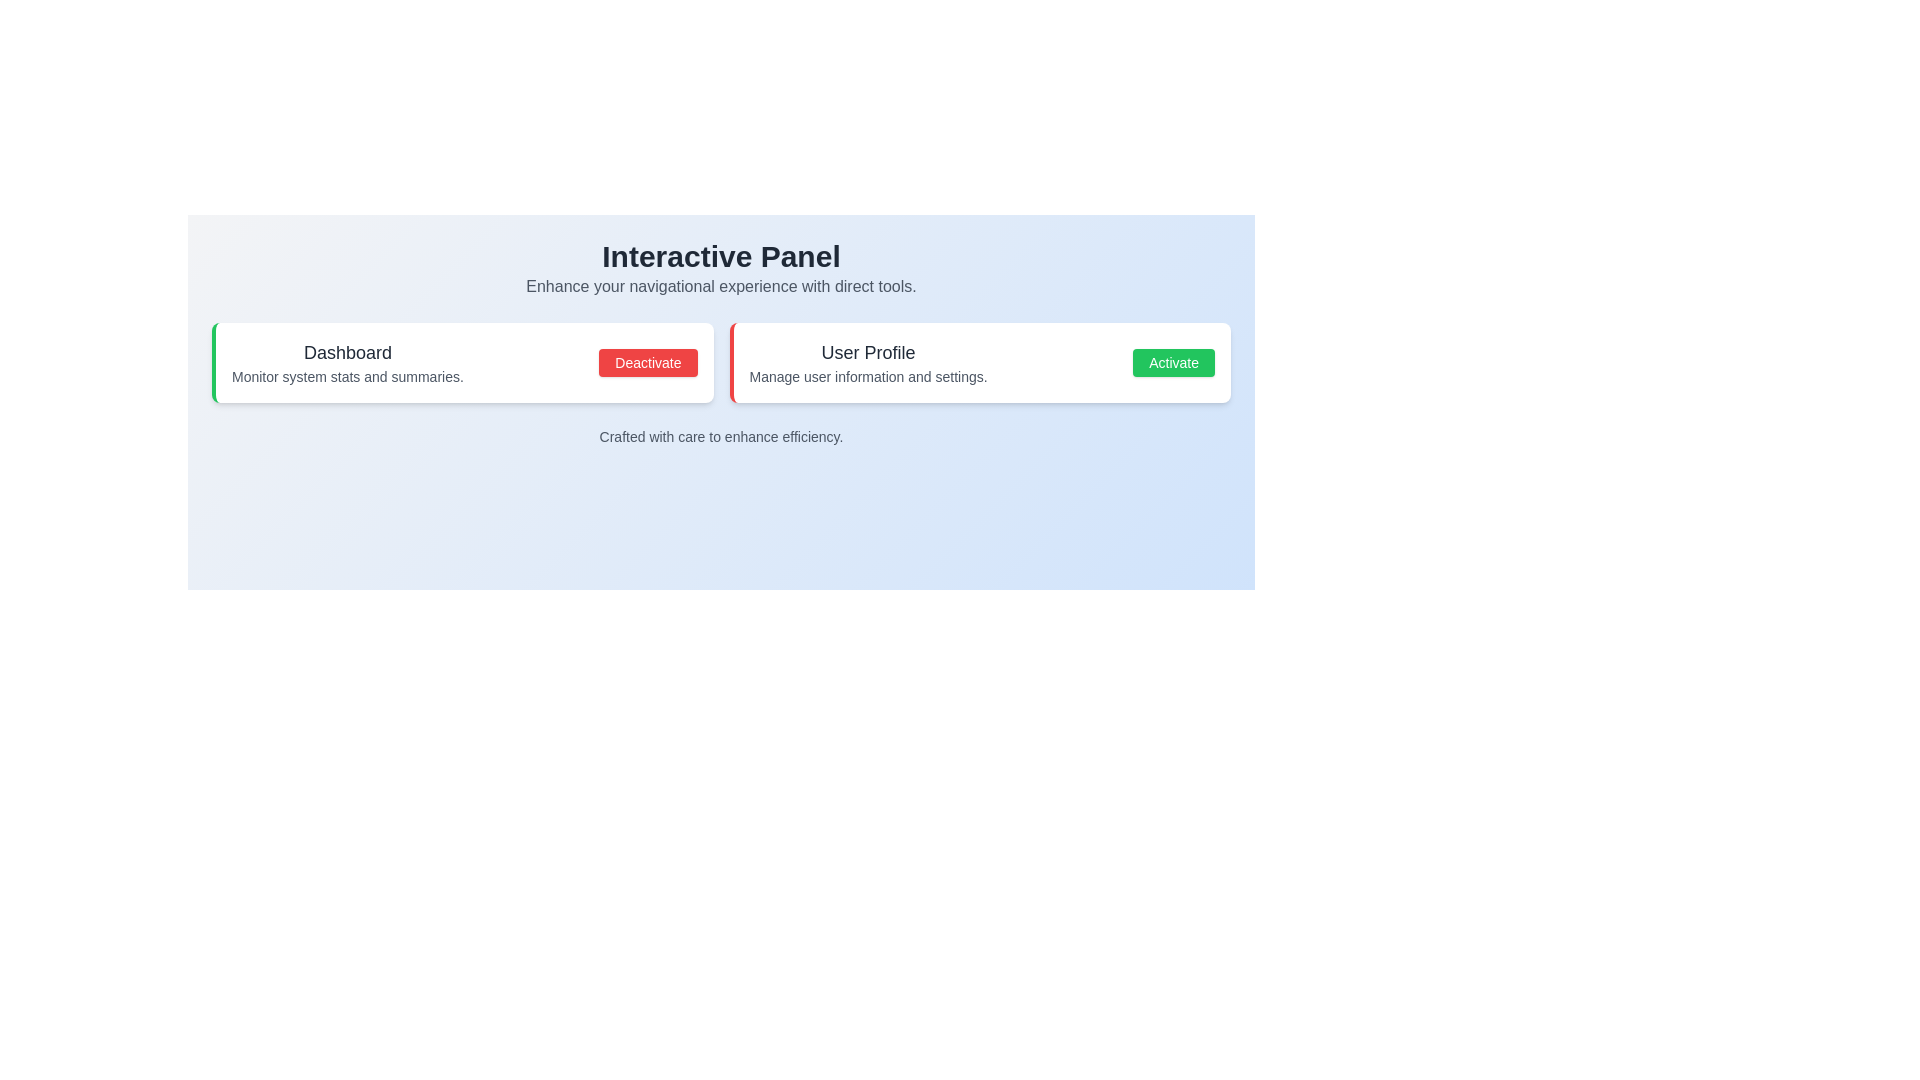  Describe the element at coordinates (720, 256) in the screenshot. I see `the prominent textual header labeled 'Interactive Panel', which is styled in bold and larger font, positioned at the top of its section` at that location.